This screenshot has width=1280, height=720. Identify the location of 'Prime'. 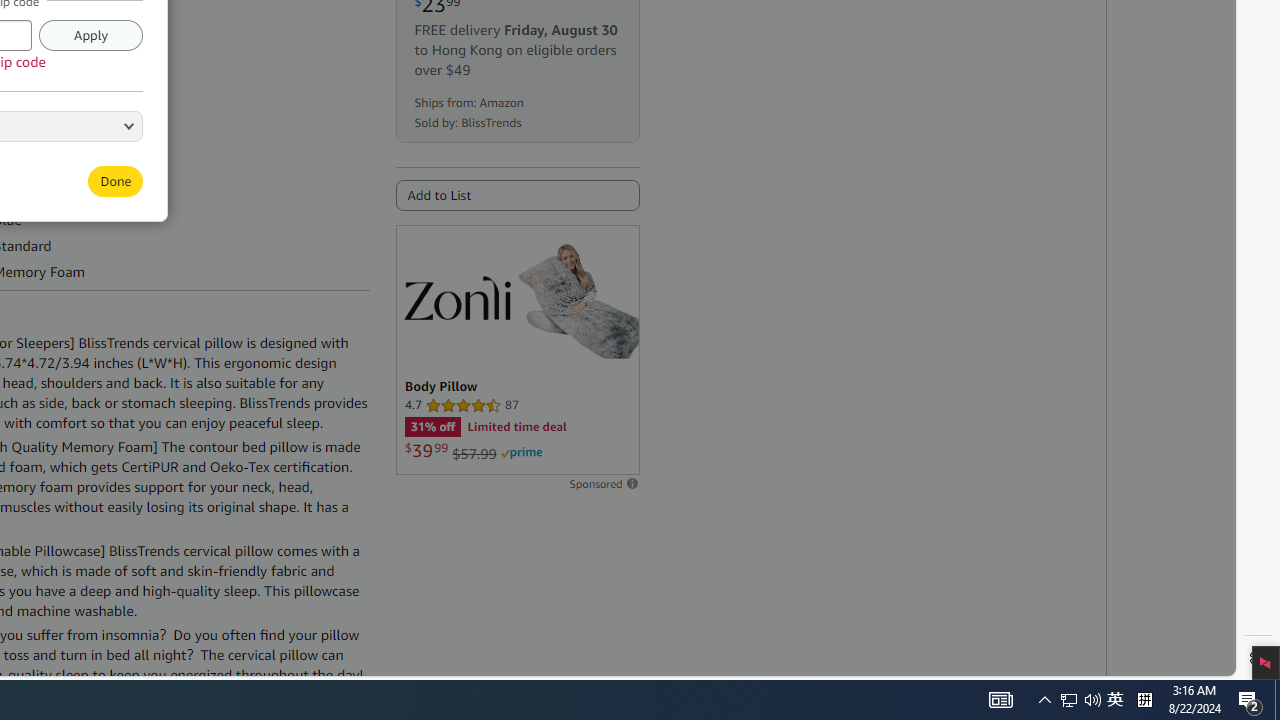
(521, 453).